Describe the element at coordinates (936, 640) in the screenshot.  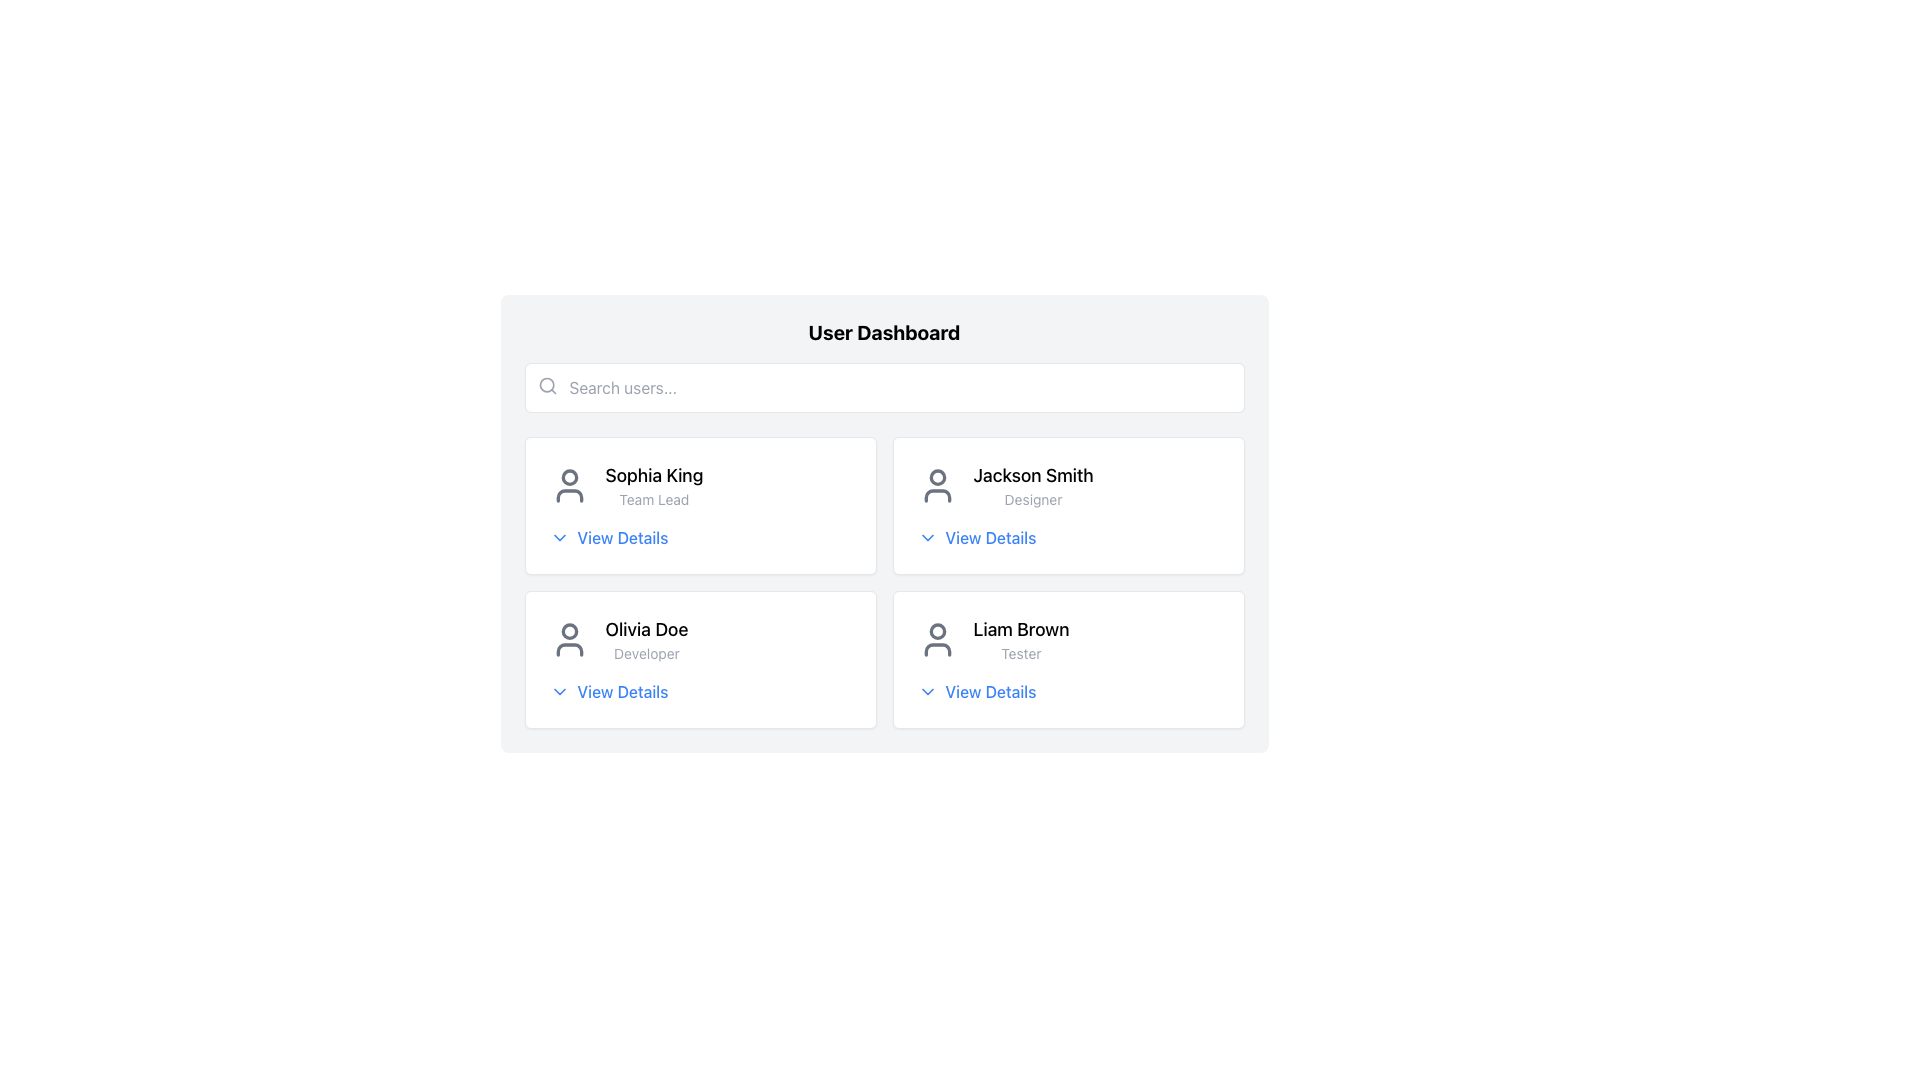
I see `the profile icon representing 'Liam Brown' located in the upper left corner of the 'Liam Brown Tester' card on the dashboard` at that location.